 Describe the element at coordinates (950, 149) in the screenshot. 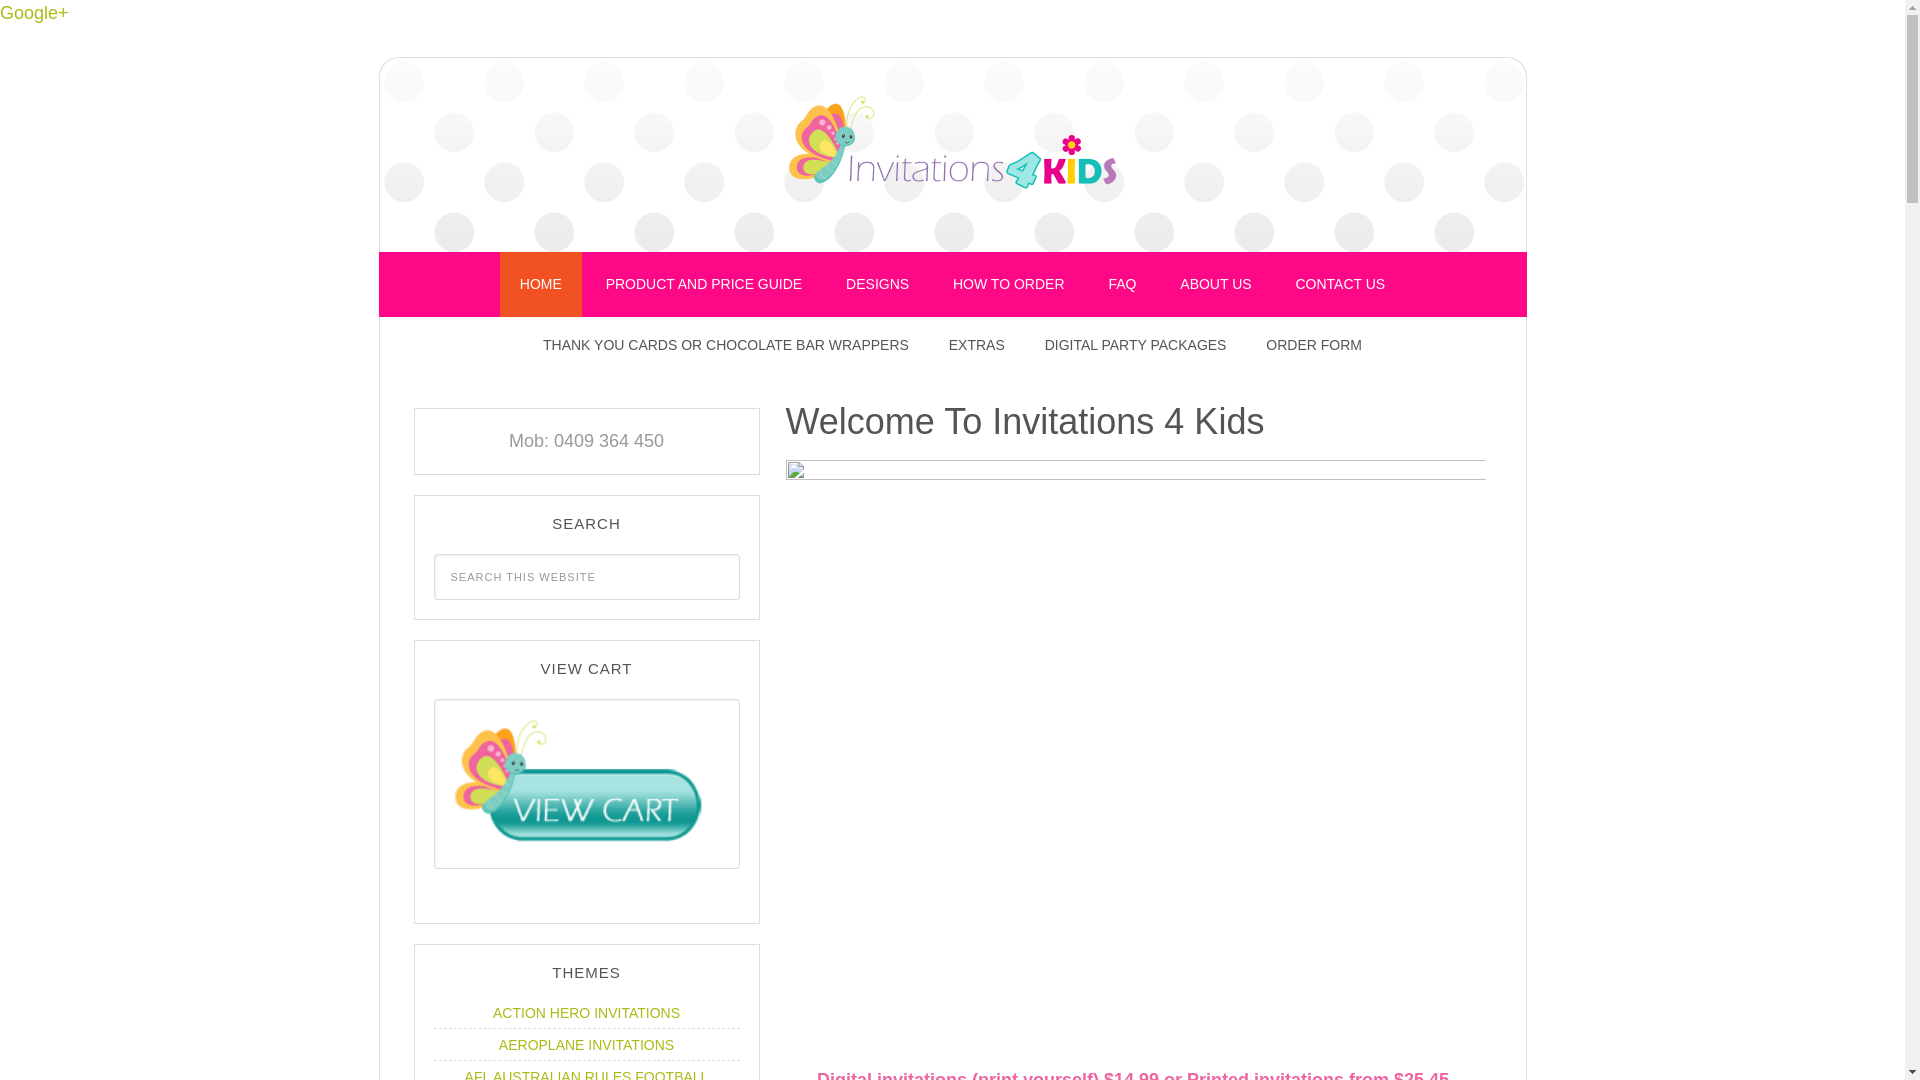

I see `'Invitations 4 Kids'` at that location.